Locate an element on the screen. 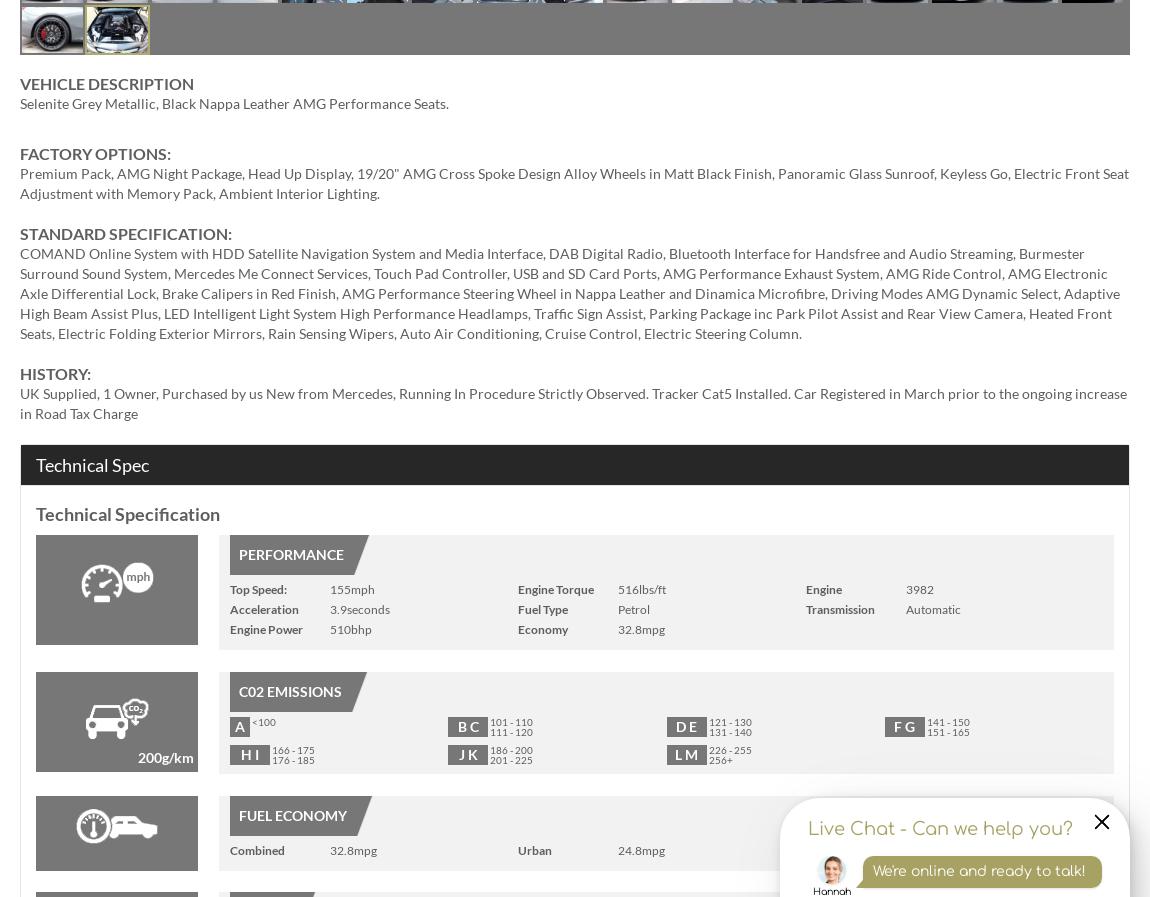 This screenshot has height=897, width=1150. 'VEHICLE DESCRIPTION' is located at coordinates (105, 82).